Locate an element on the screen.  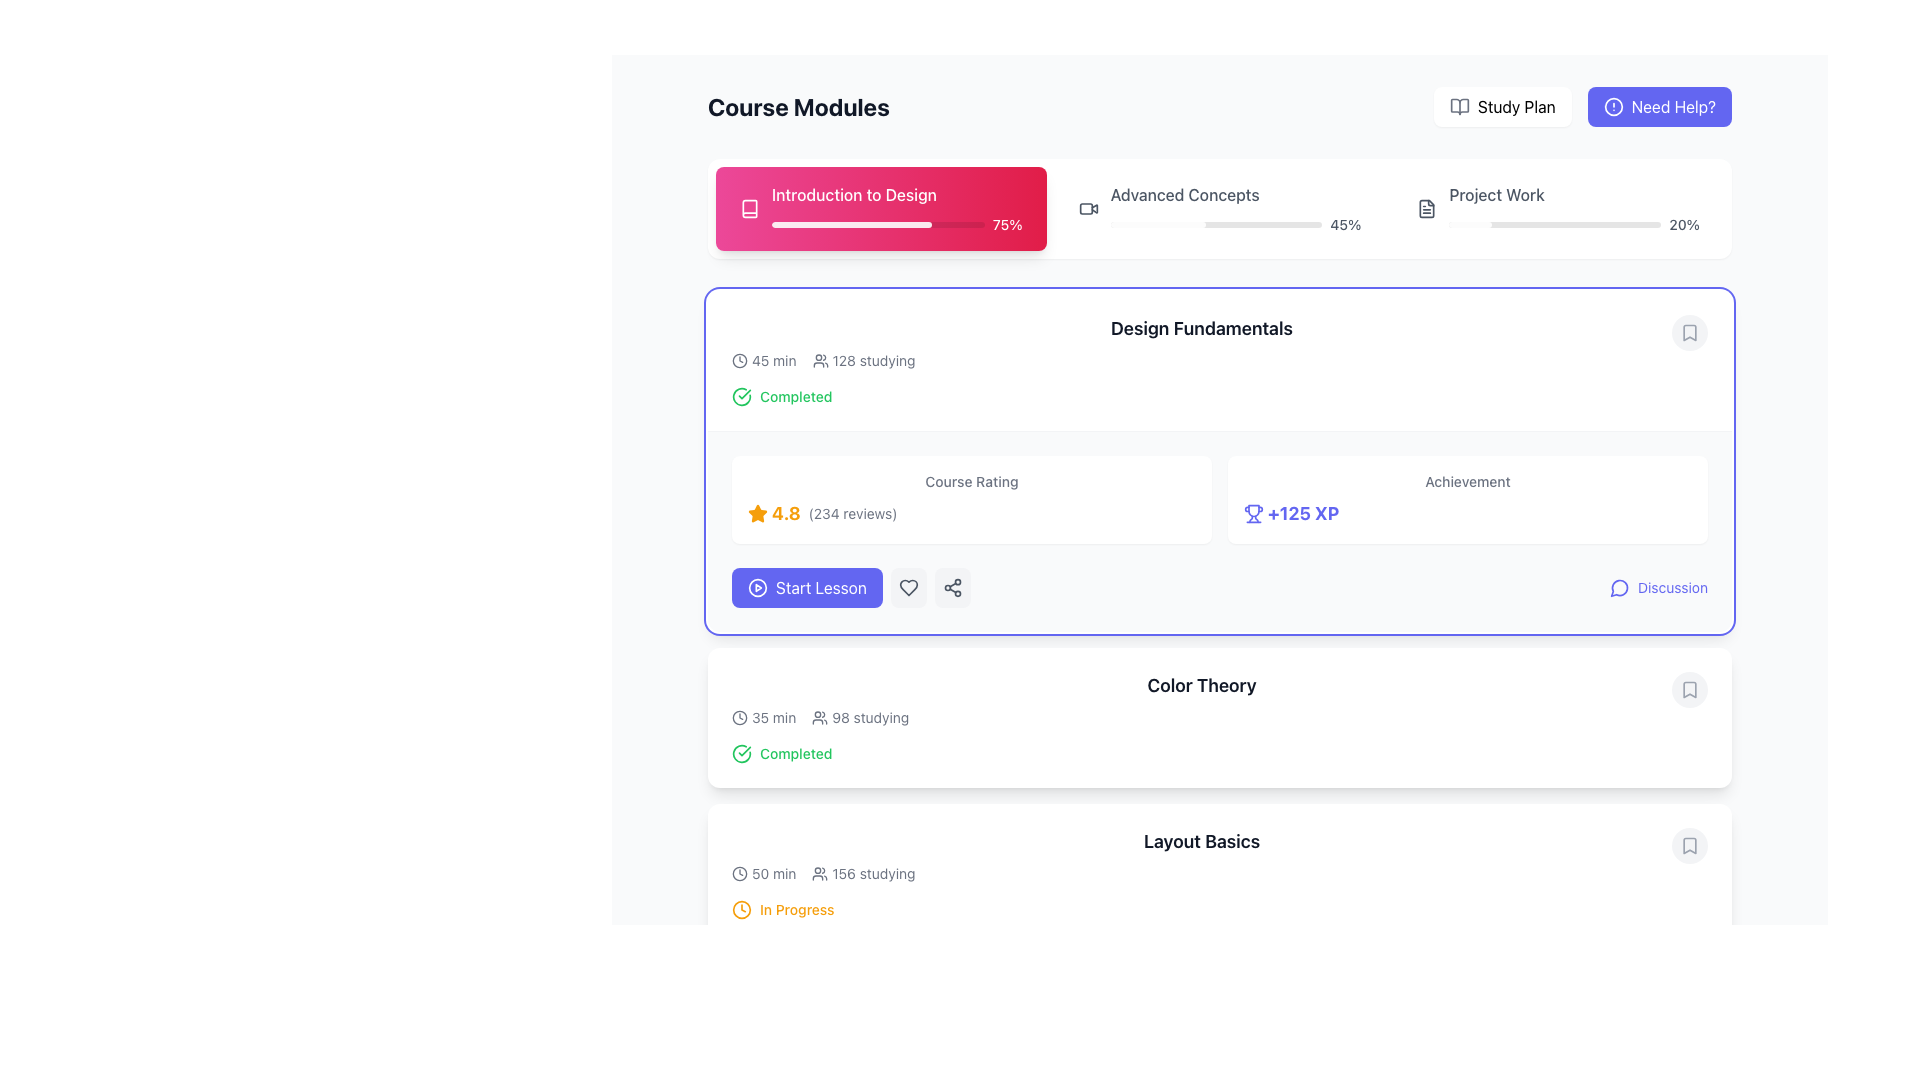
the progress state of the horizontal progress bar located beneath the 'Advanced Concepts' label in the 'Course Modules' section is located at coordinates (1215, 224).